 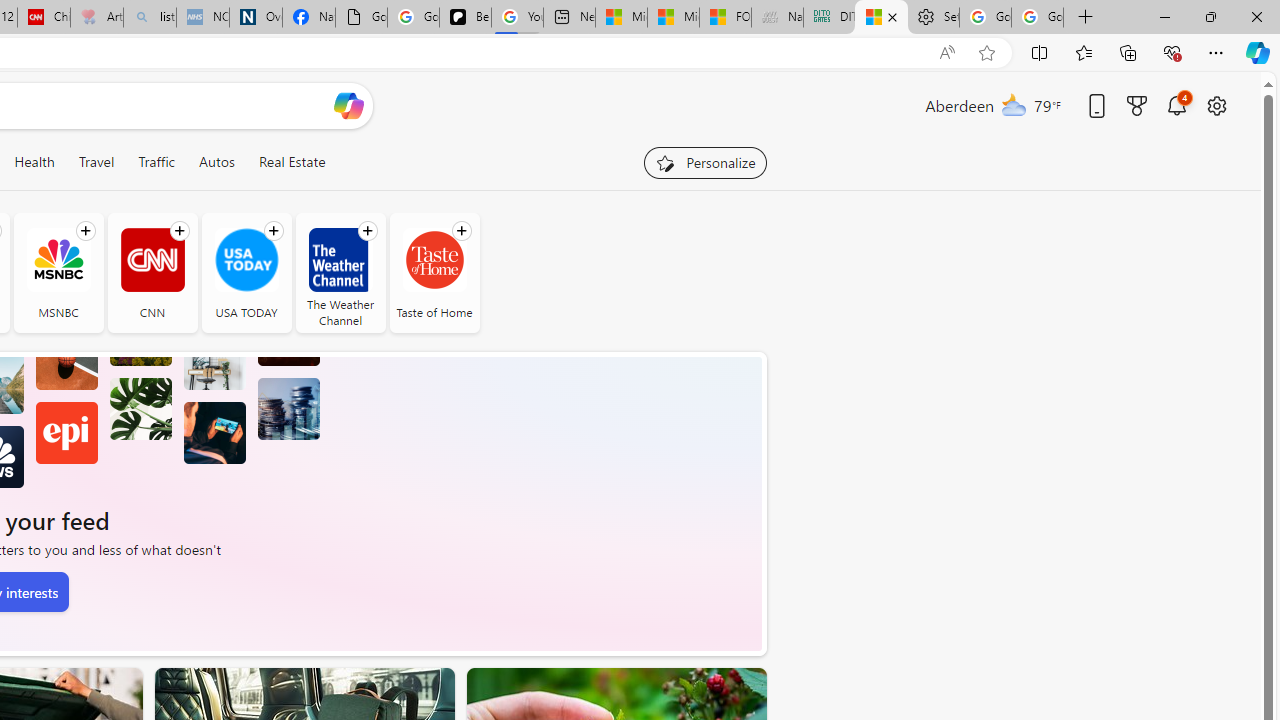 I want to click on 'Real Estate', so click(x=290, y=161).